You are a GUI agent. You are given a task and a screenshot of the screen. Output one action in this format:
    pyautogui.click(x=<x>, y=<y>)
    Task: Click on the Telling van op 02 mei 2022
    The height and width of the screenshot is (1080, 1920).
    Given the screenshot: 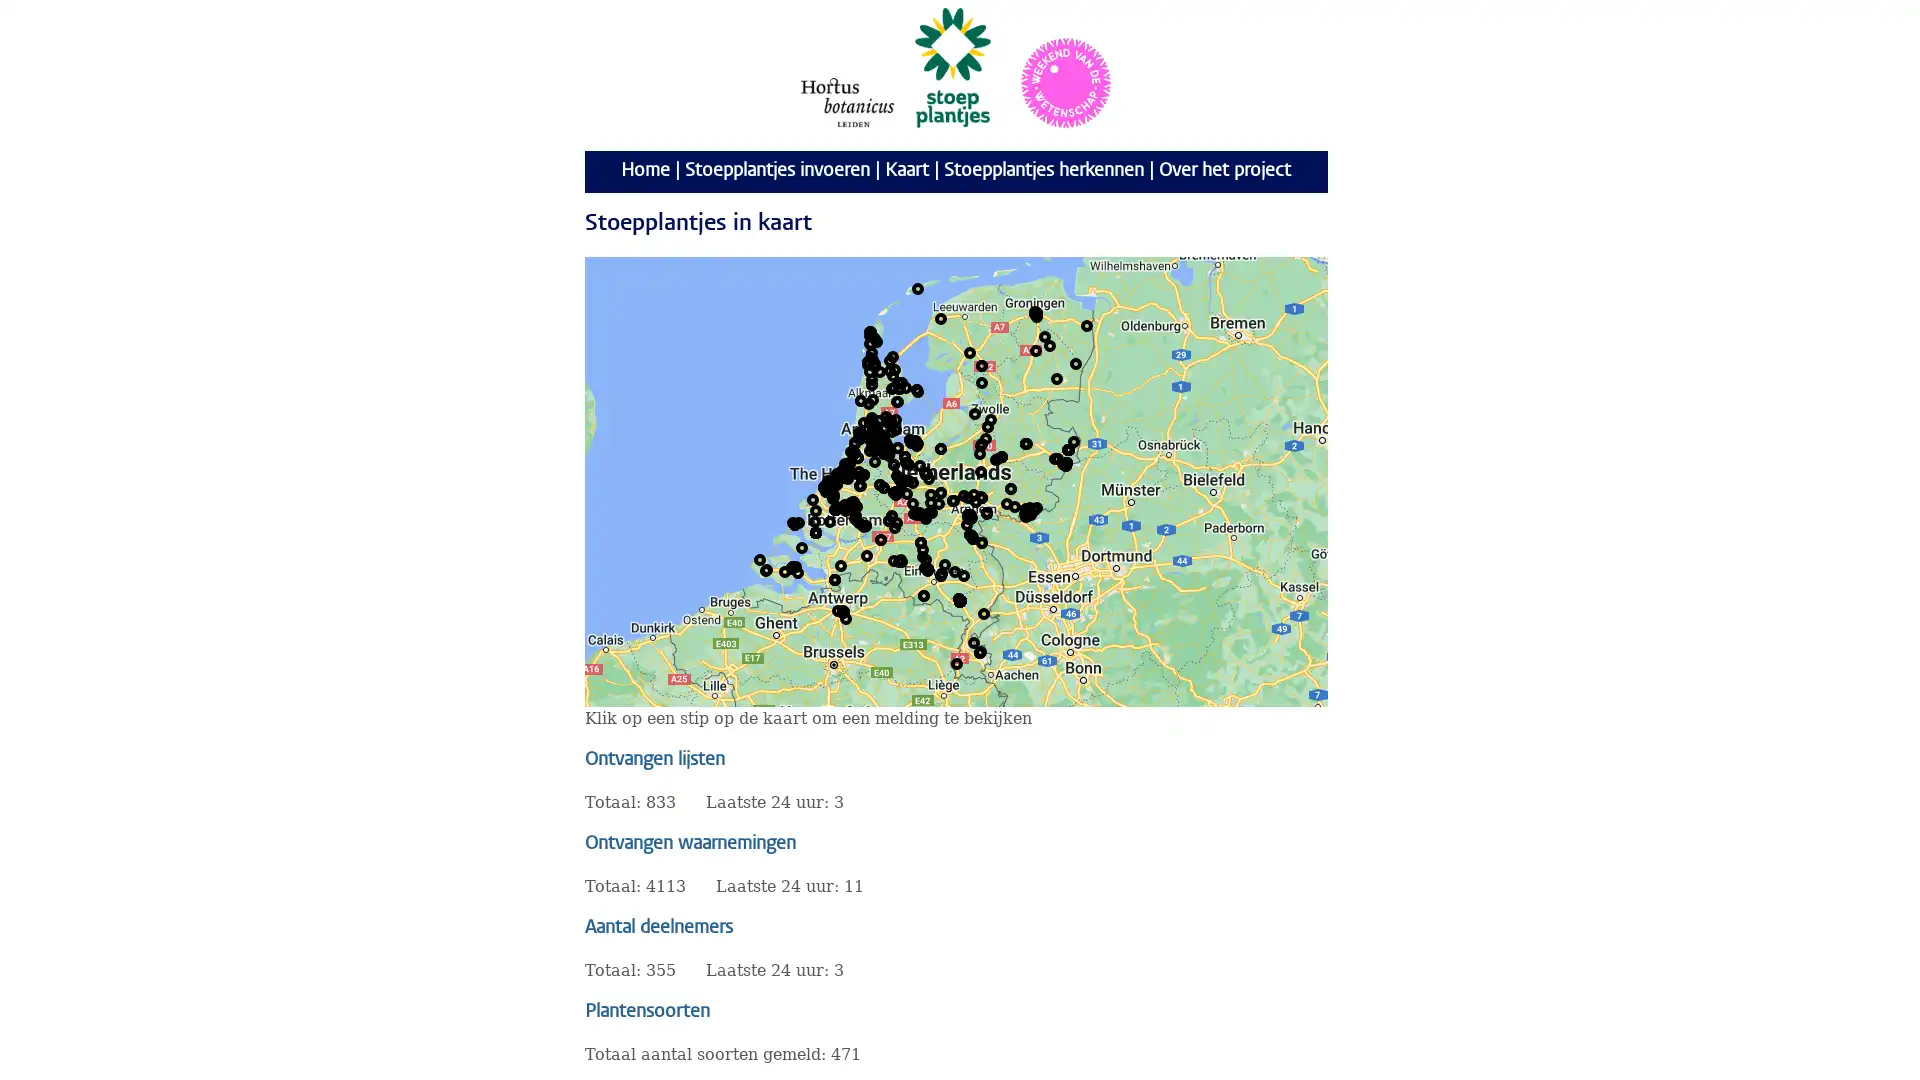 What is the action you would take?
    pyautogui.click(x=868, y=362)
    